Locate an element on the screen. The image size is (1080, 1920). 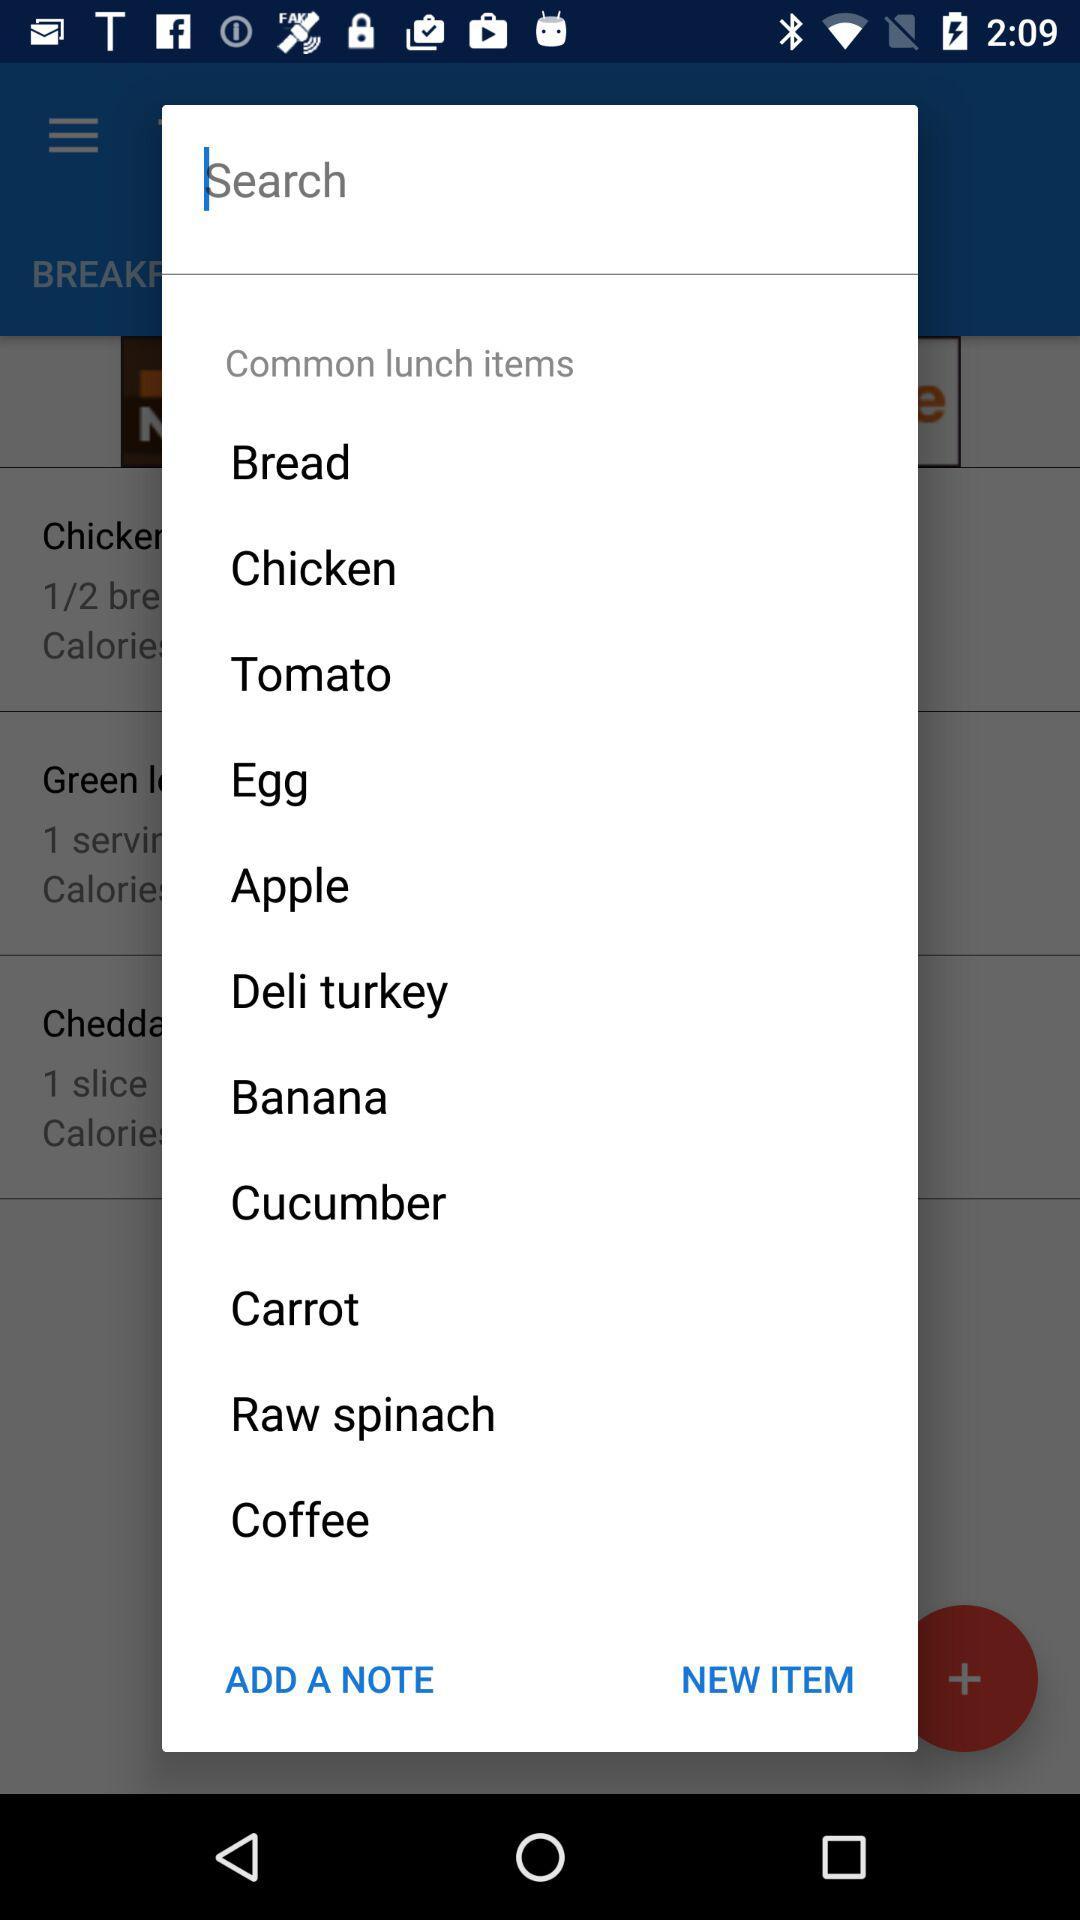
new item icon is located at coordinates (766, 1678).